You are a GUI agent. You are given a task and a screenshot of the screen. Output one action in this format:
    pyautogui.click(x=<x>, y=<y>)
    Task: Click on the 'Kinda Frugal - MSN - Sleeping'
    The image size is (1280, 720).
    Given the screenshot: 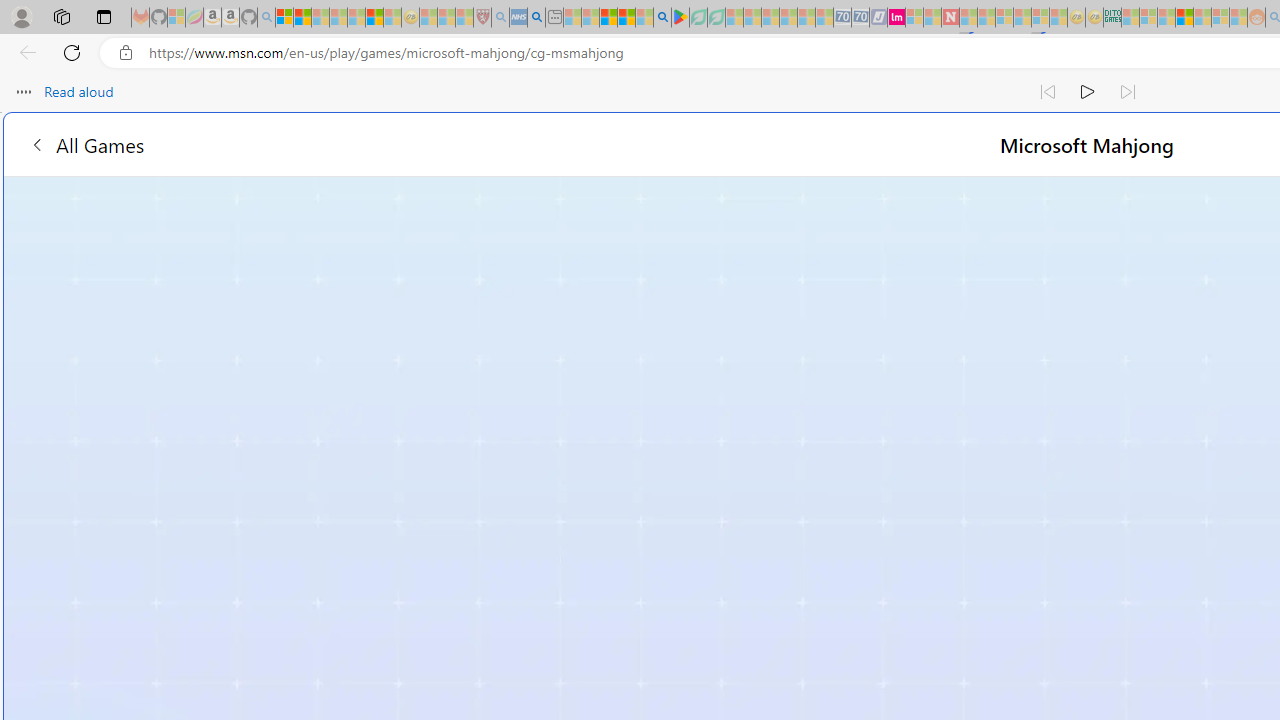 What is the action you would take?
    pyautogui.click(x=1201, y=17)
    